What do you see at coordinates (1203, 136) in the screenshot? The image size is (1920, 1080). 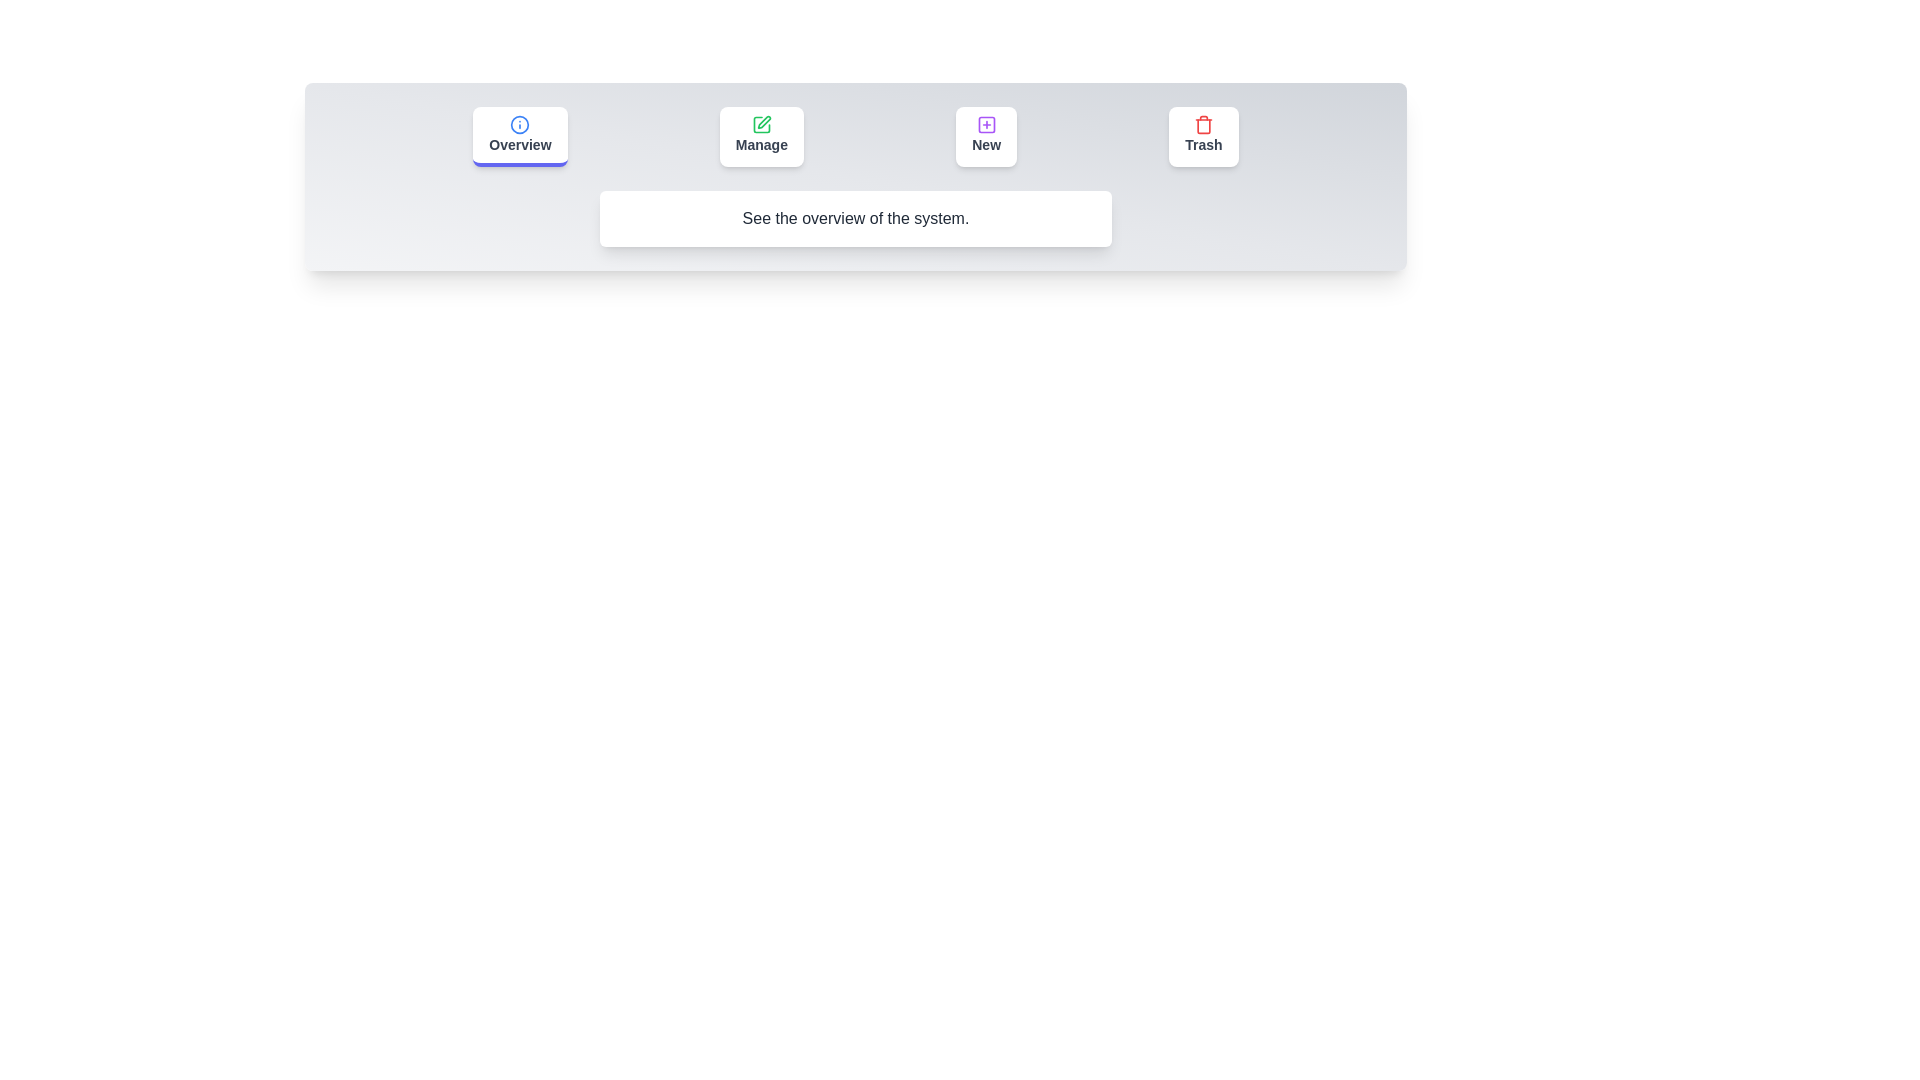 I see `the tab labeled Trash to observe its visual transition effect` at bounding box center [1203, 136].